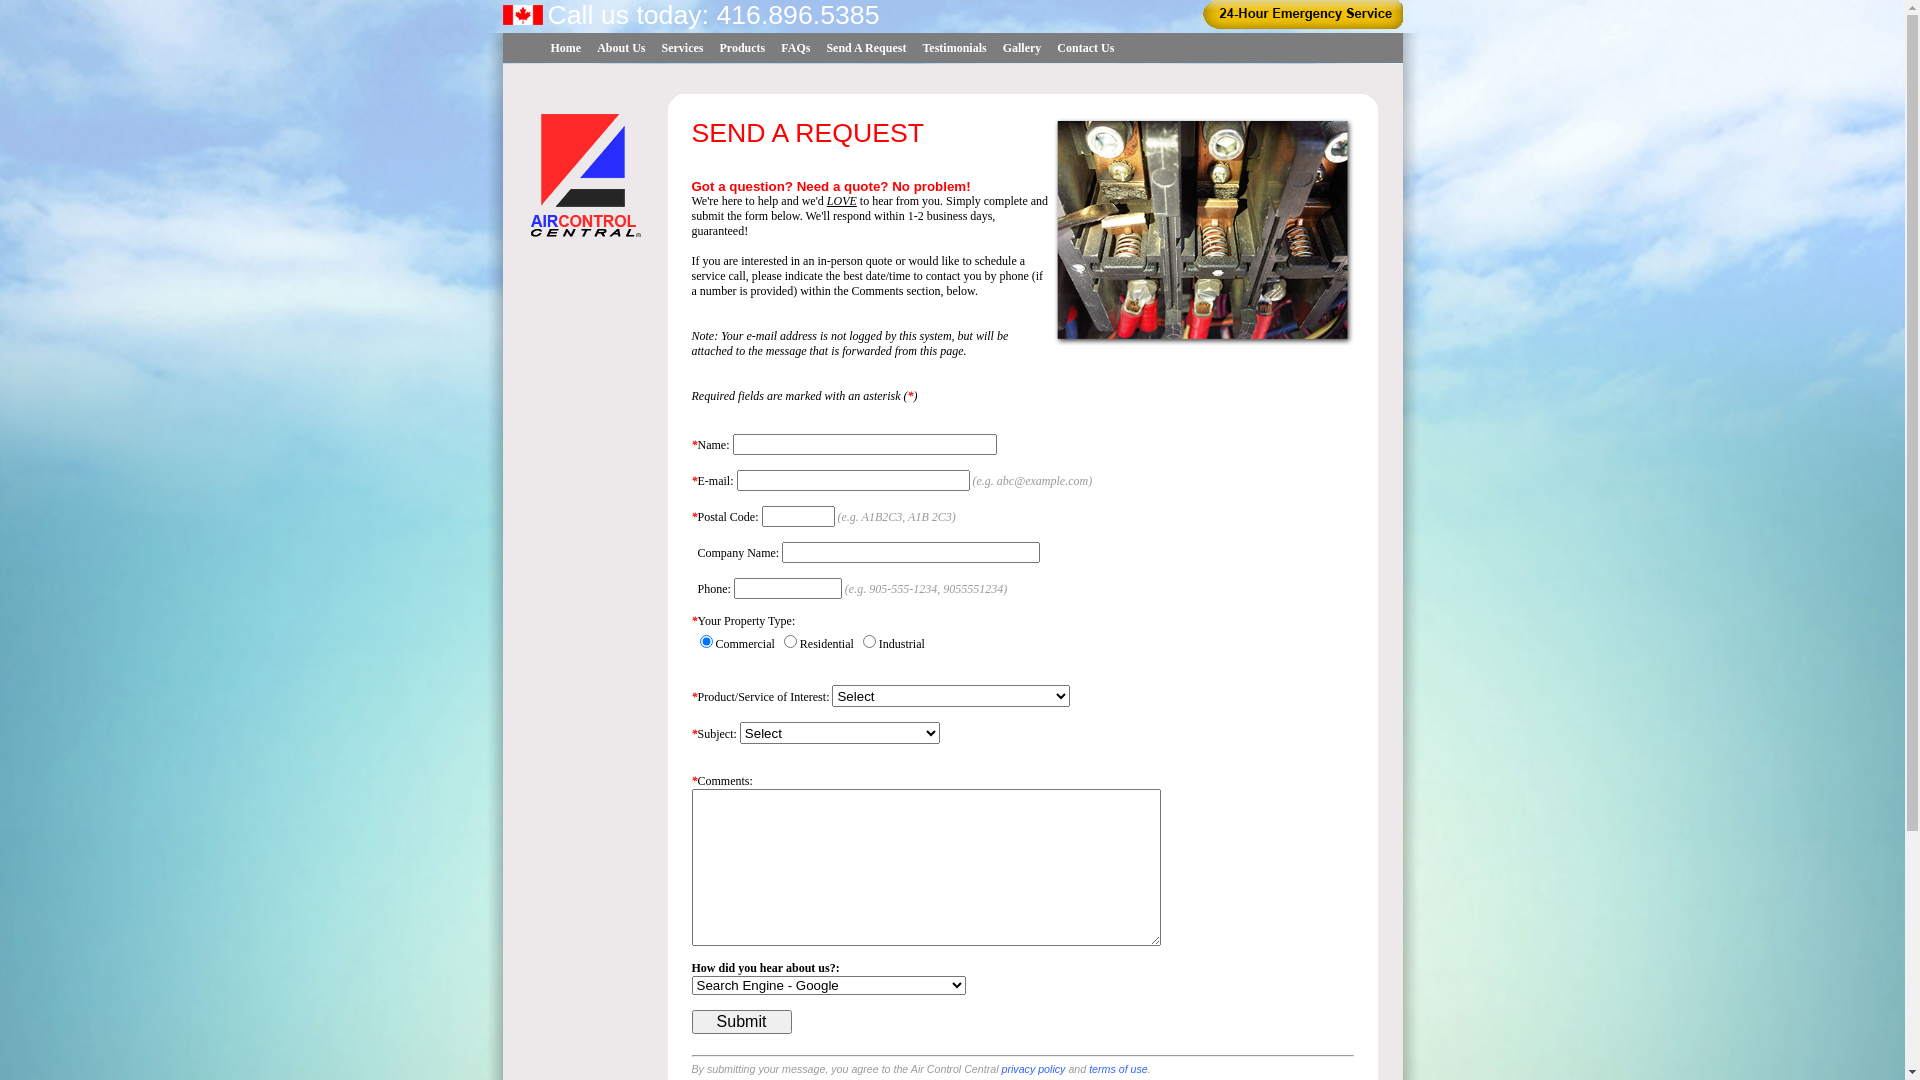 Image resolution: width=1920 pixels, height=1080 pixels. Describe the element at coordinates (711, 47) in the screenshot. I see `'Products'` at that location.